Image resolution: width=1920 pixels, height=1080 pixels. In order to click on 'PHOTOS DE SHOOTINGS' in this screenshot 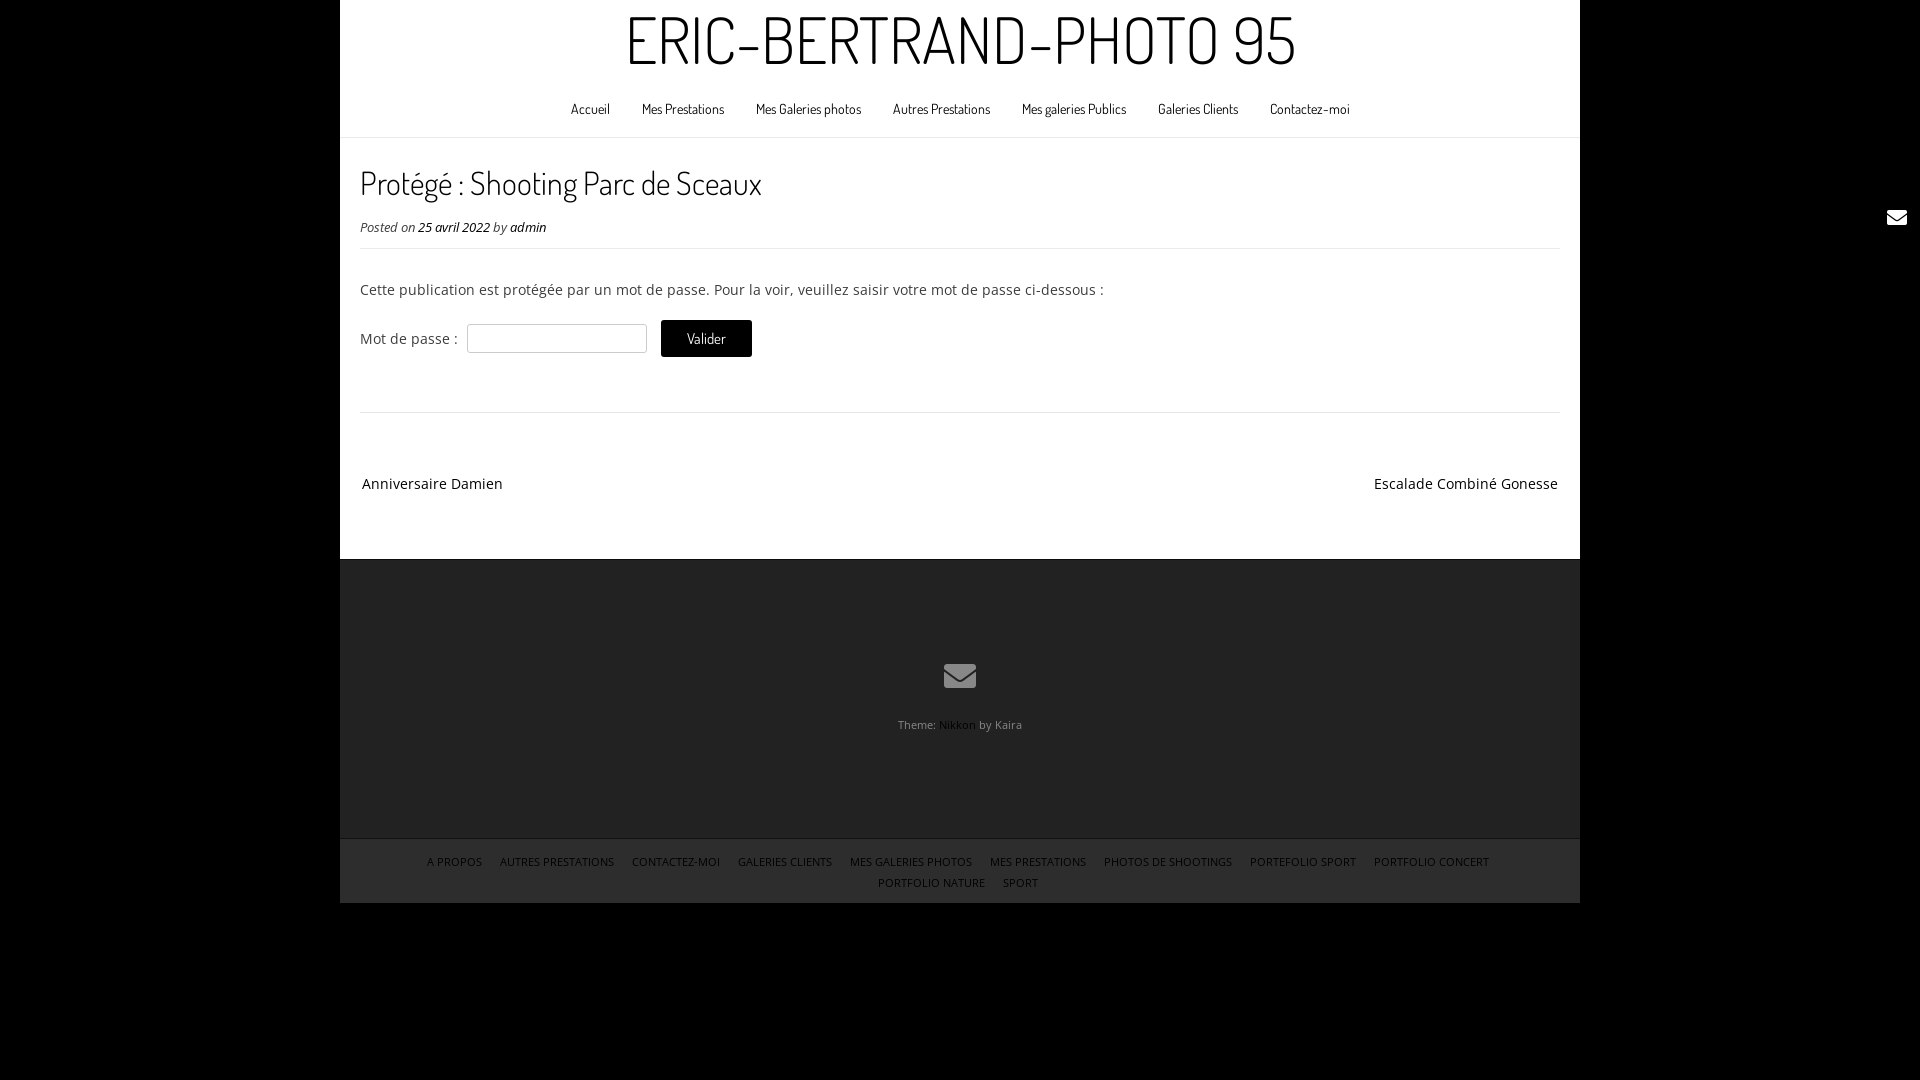, I will do `click(1103, 860)`.